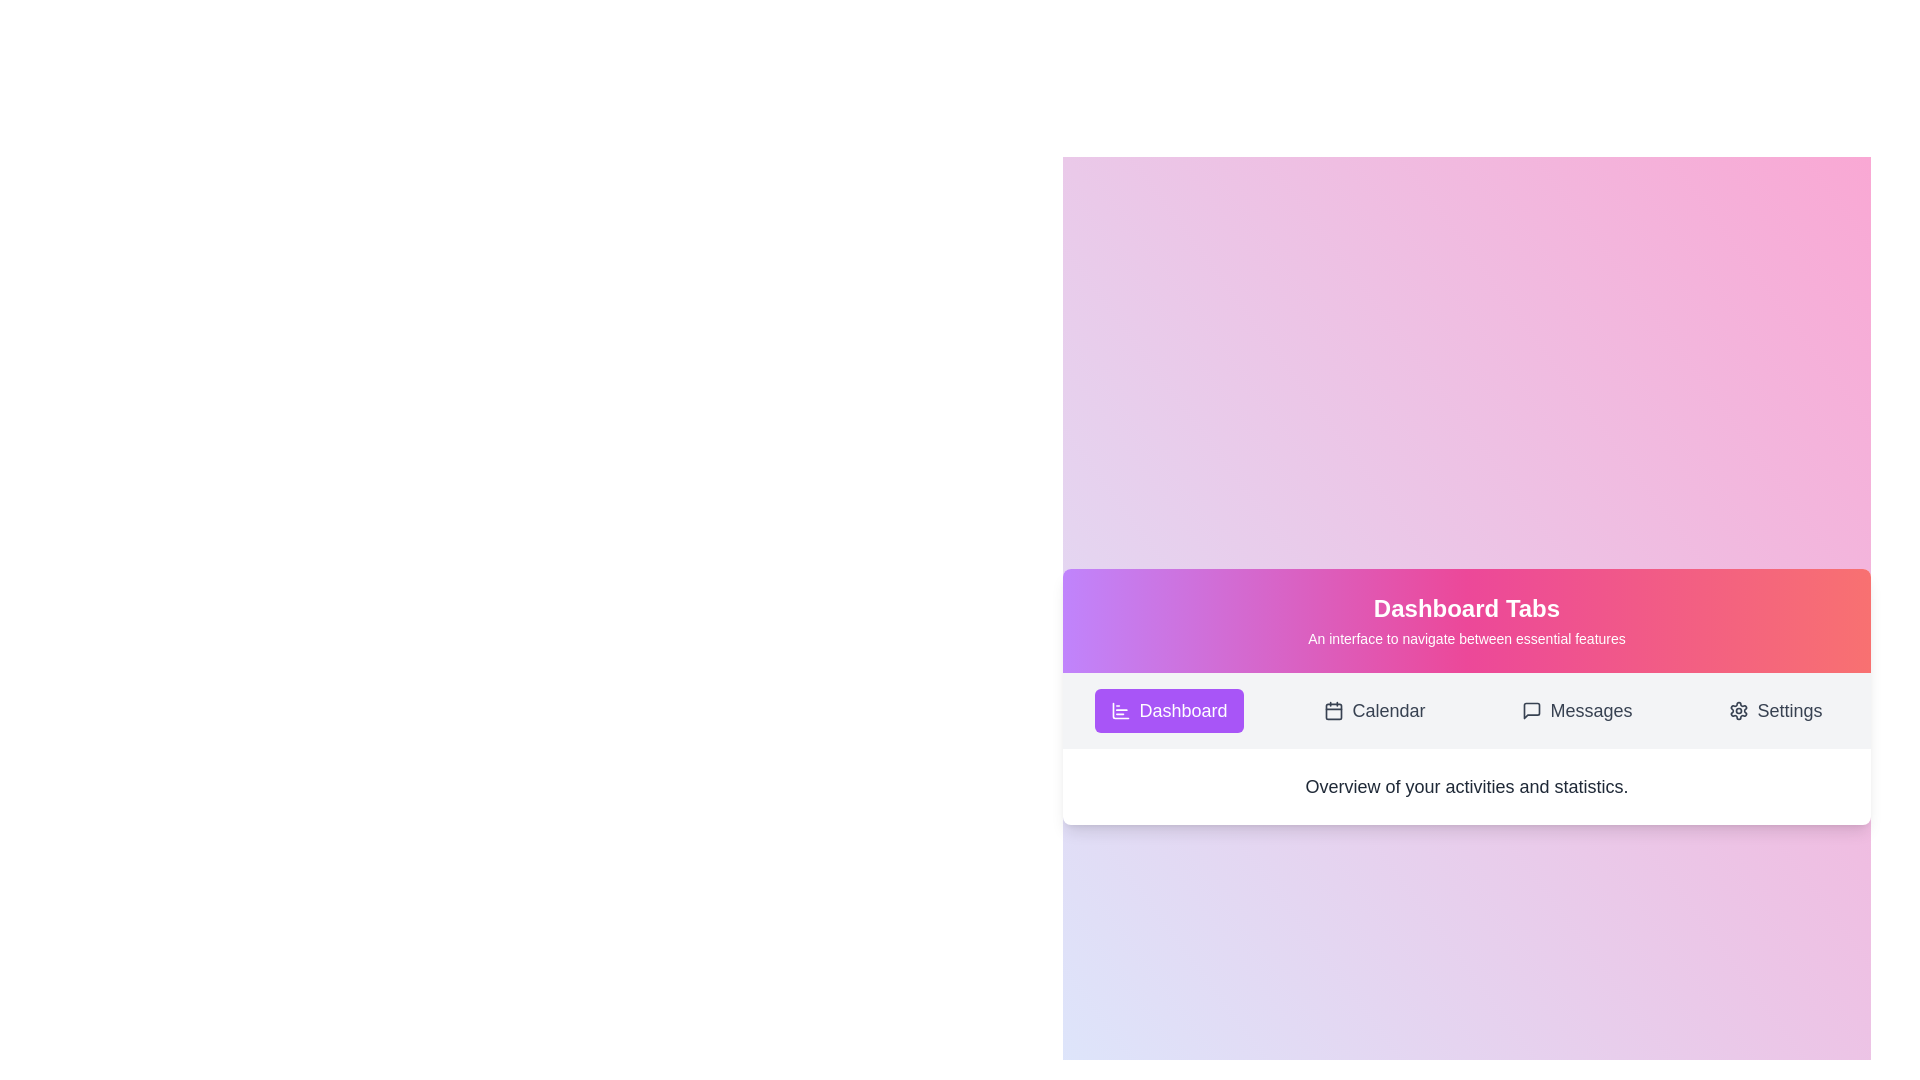 The height and width of the screenshot is (1080, 1920). What do you see at coordinates (1531, 709) in the screenshot?
I see `the chat message square icon located to the left of the 'Messages' label in the horizontal navigation menu` at bounding box center [1531, 709].